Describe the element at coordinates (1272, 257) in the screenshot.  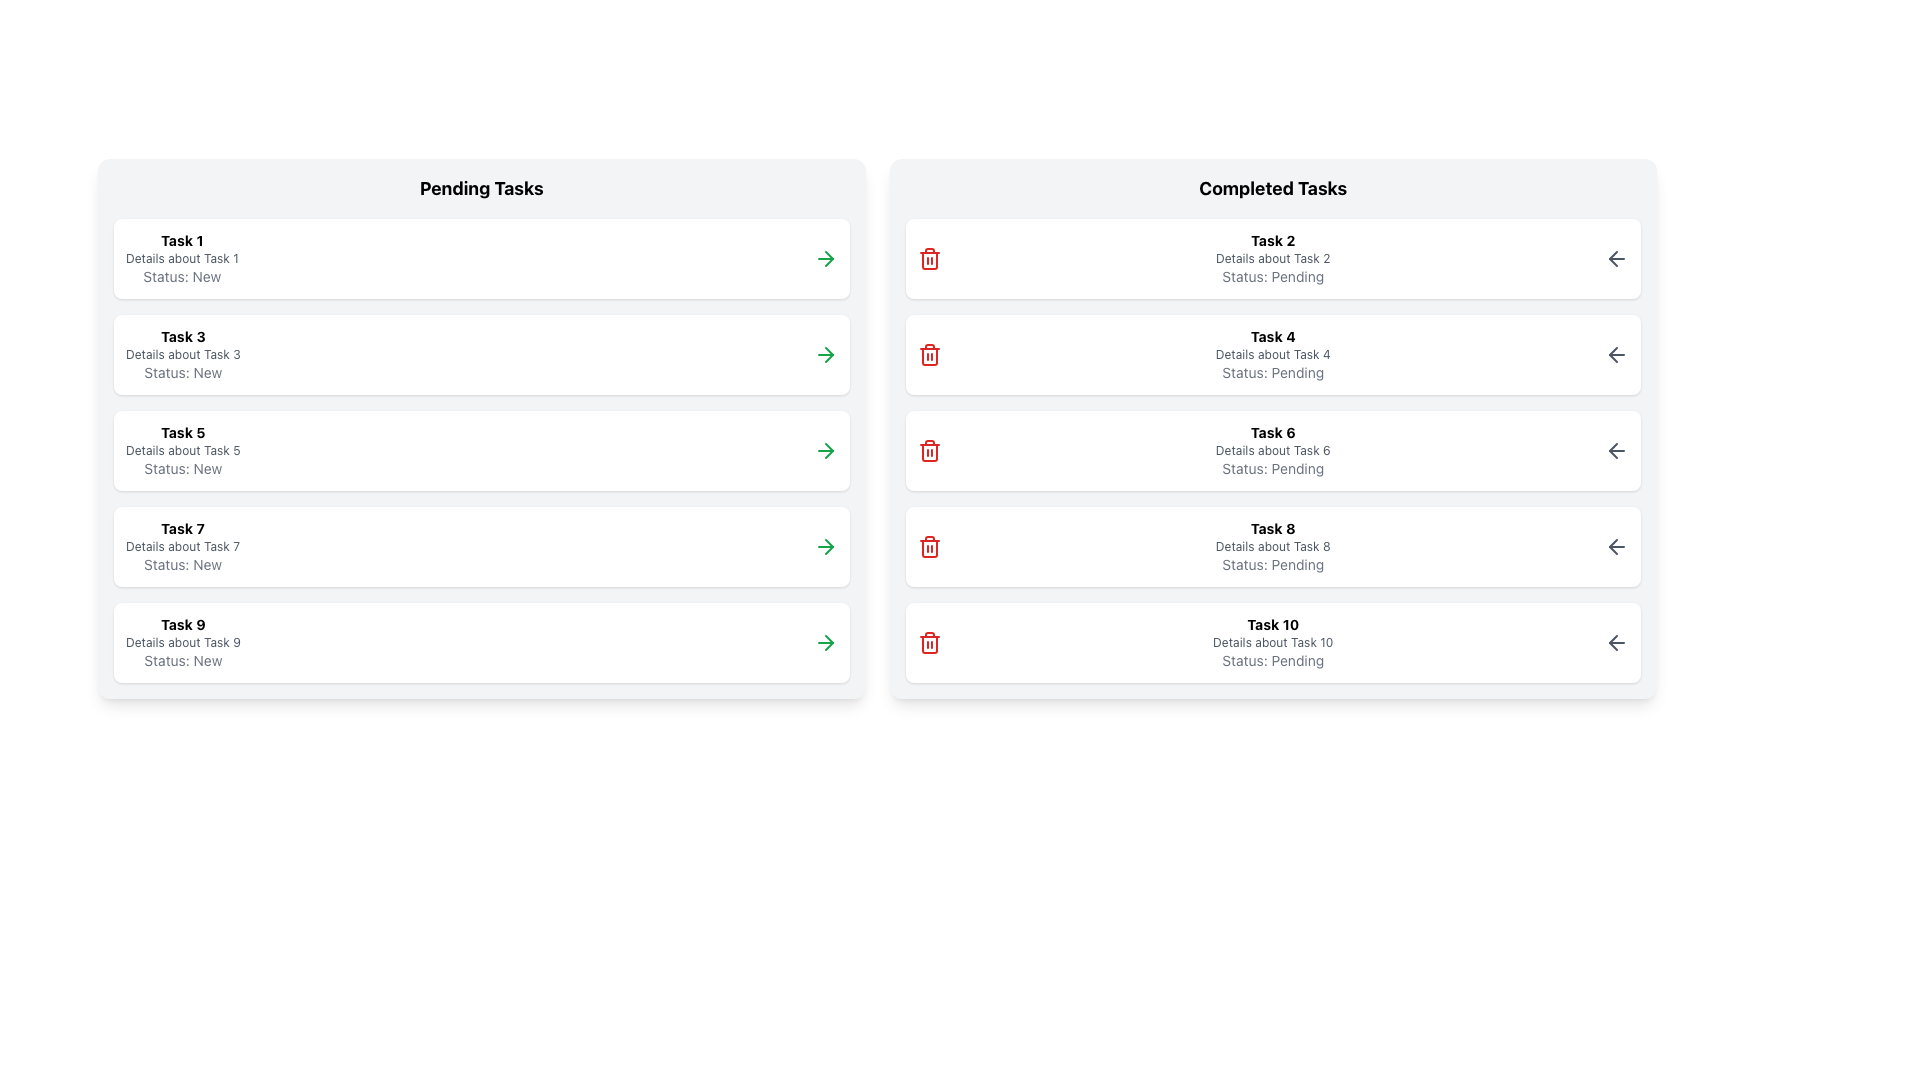
I see `the text label providing additional descriptive information specific to 'Task 2', which is located below the title 'Task 2' and above the line indicating 'Status: Pending' in the second item of the 'Completed Tasks' list` at that location.